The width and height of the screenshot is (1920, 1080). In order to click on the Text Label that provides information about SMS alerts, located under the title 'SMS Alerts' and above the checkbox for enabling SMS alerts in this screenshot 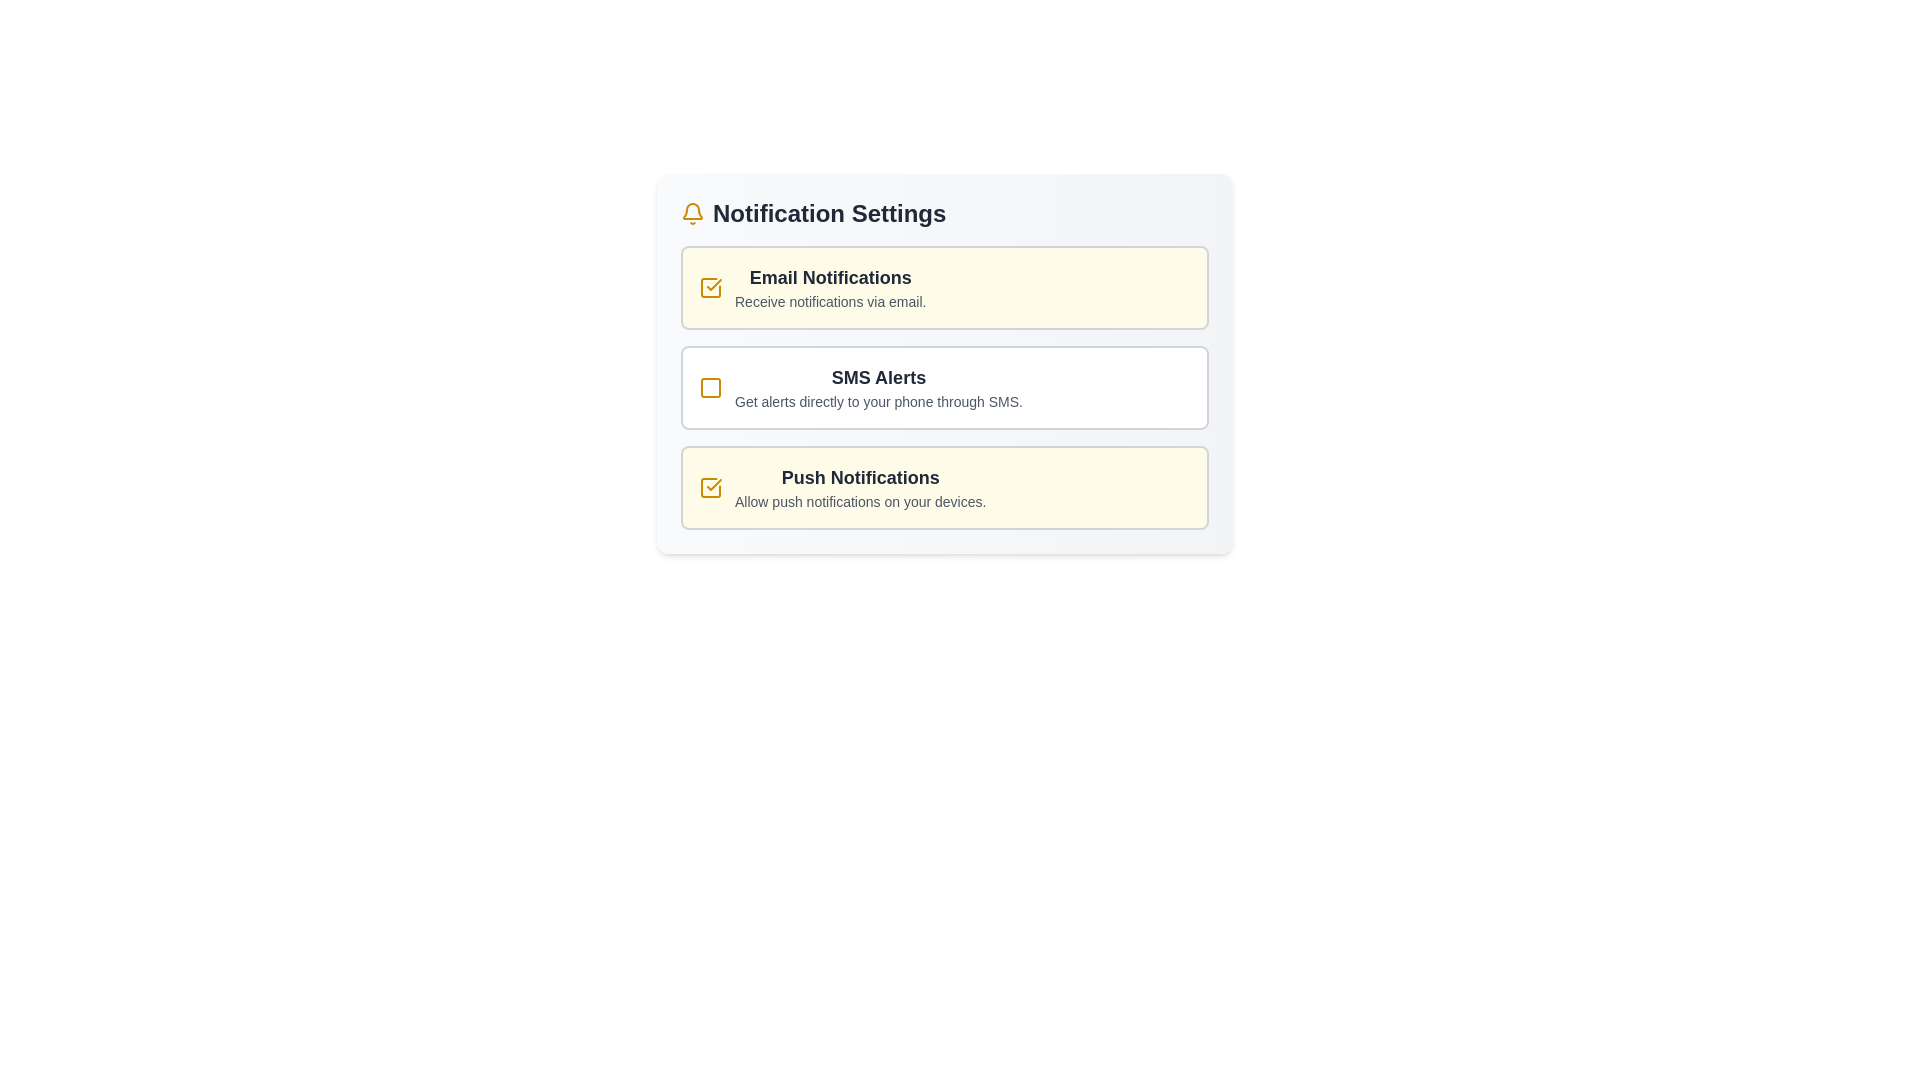, I will do `click(878, 401)`.